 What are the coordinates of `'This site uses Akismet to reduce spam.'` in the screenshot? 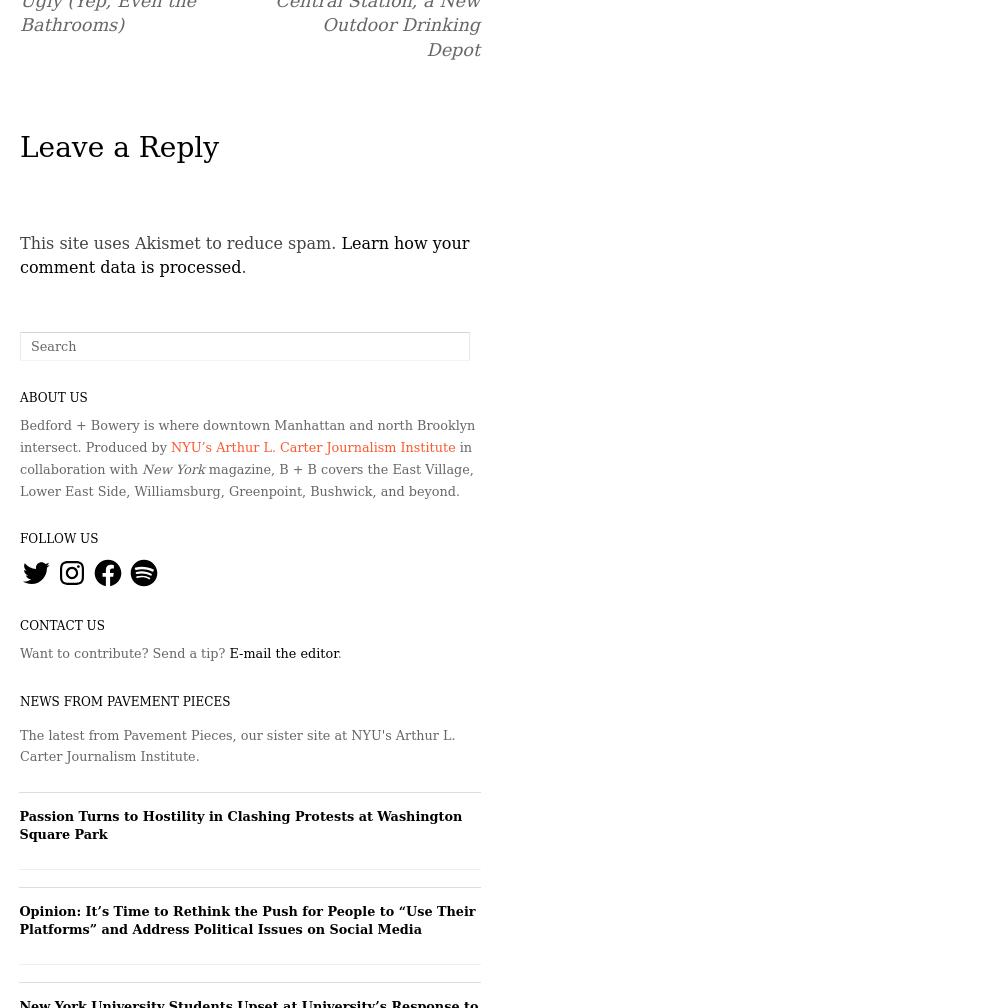 It's located at (180, 242).